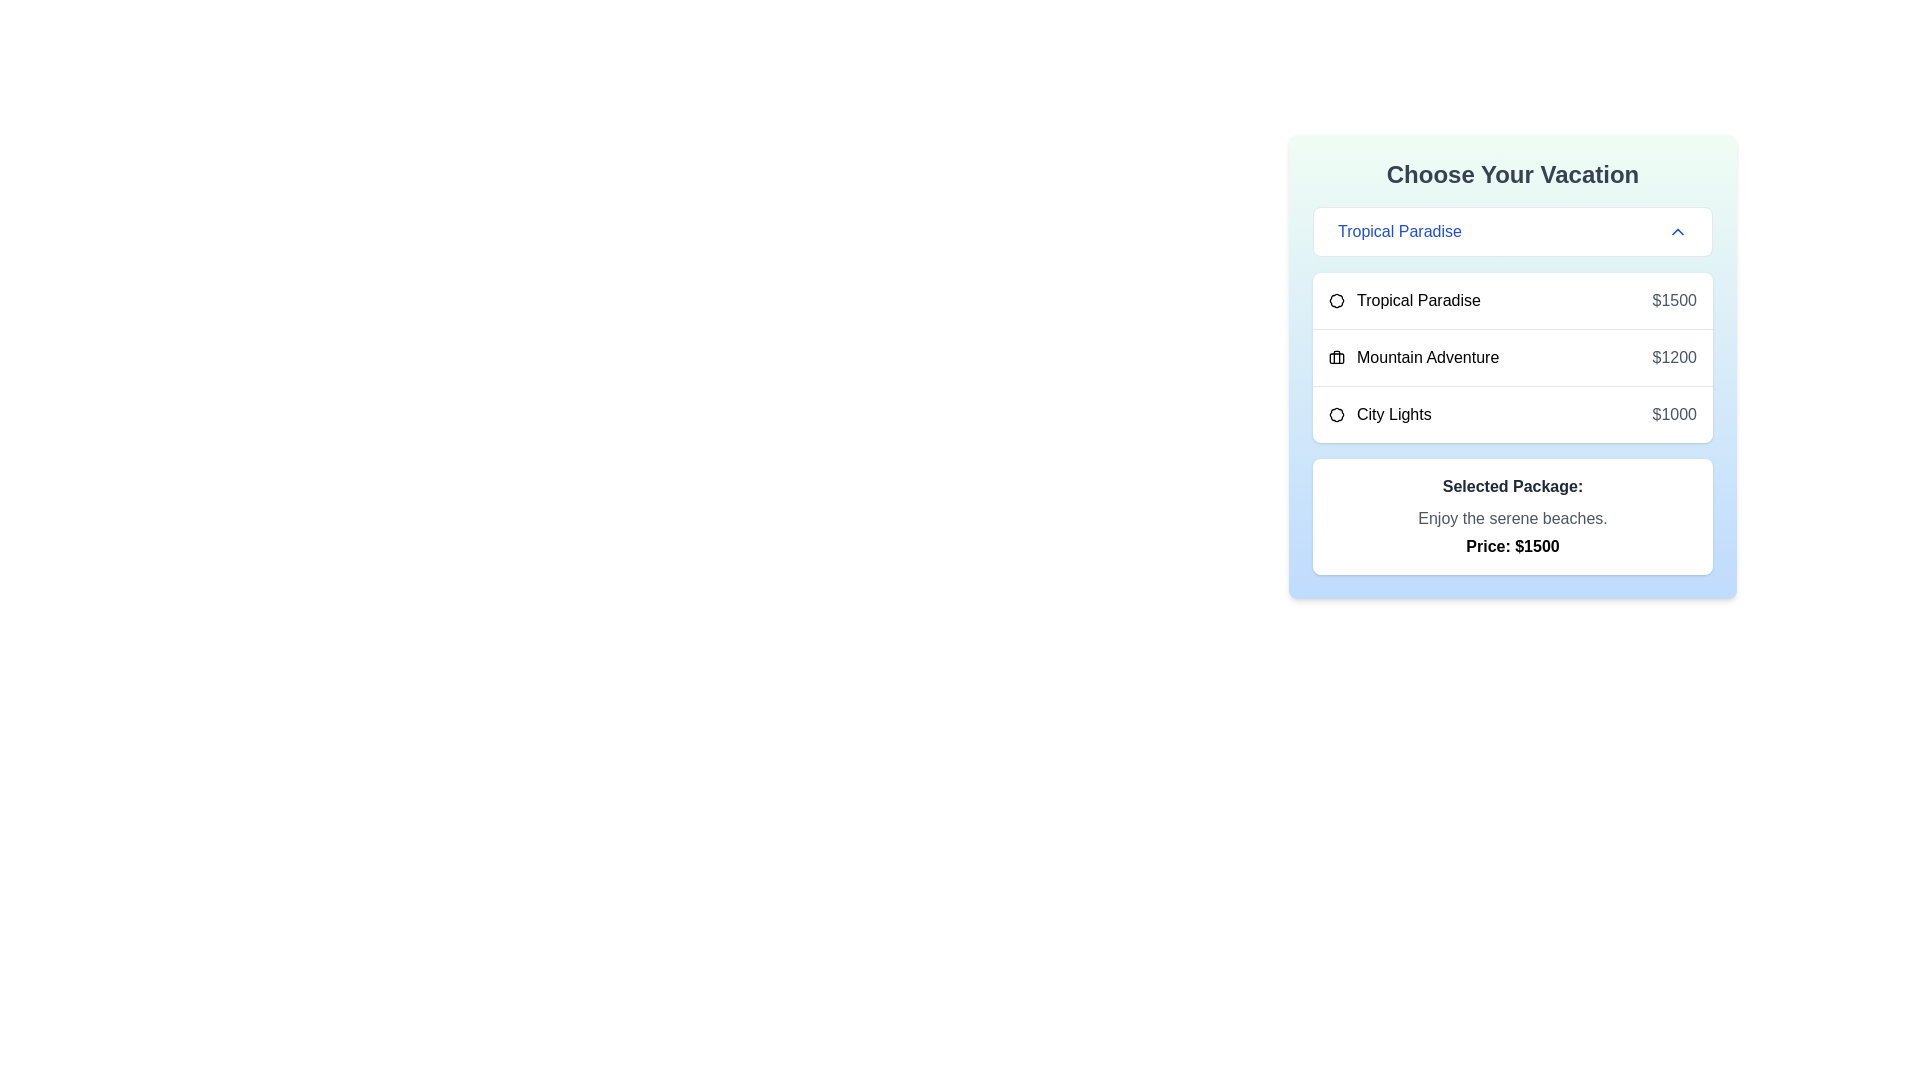 This screenshot has height=1080, width=1920. What do you see at coordinates (1512, 300) in the screenshot?
I see `the first selectable list item labeled 'Tropical Paradise' in the 'Choose Your Vacation' options` at bounding box center [1512, 300].